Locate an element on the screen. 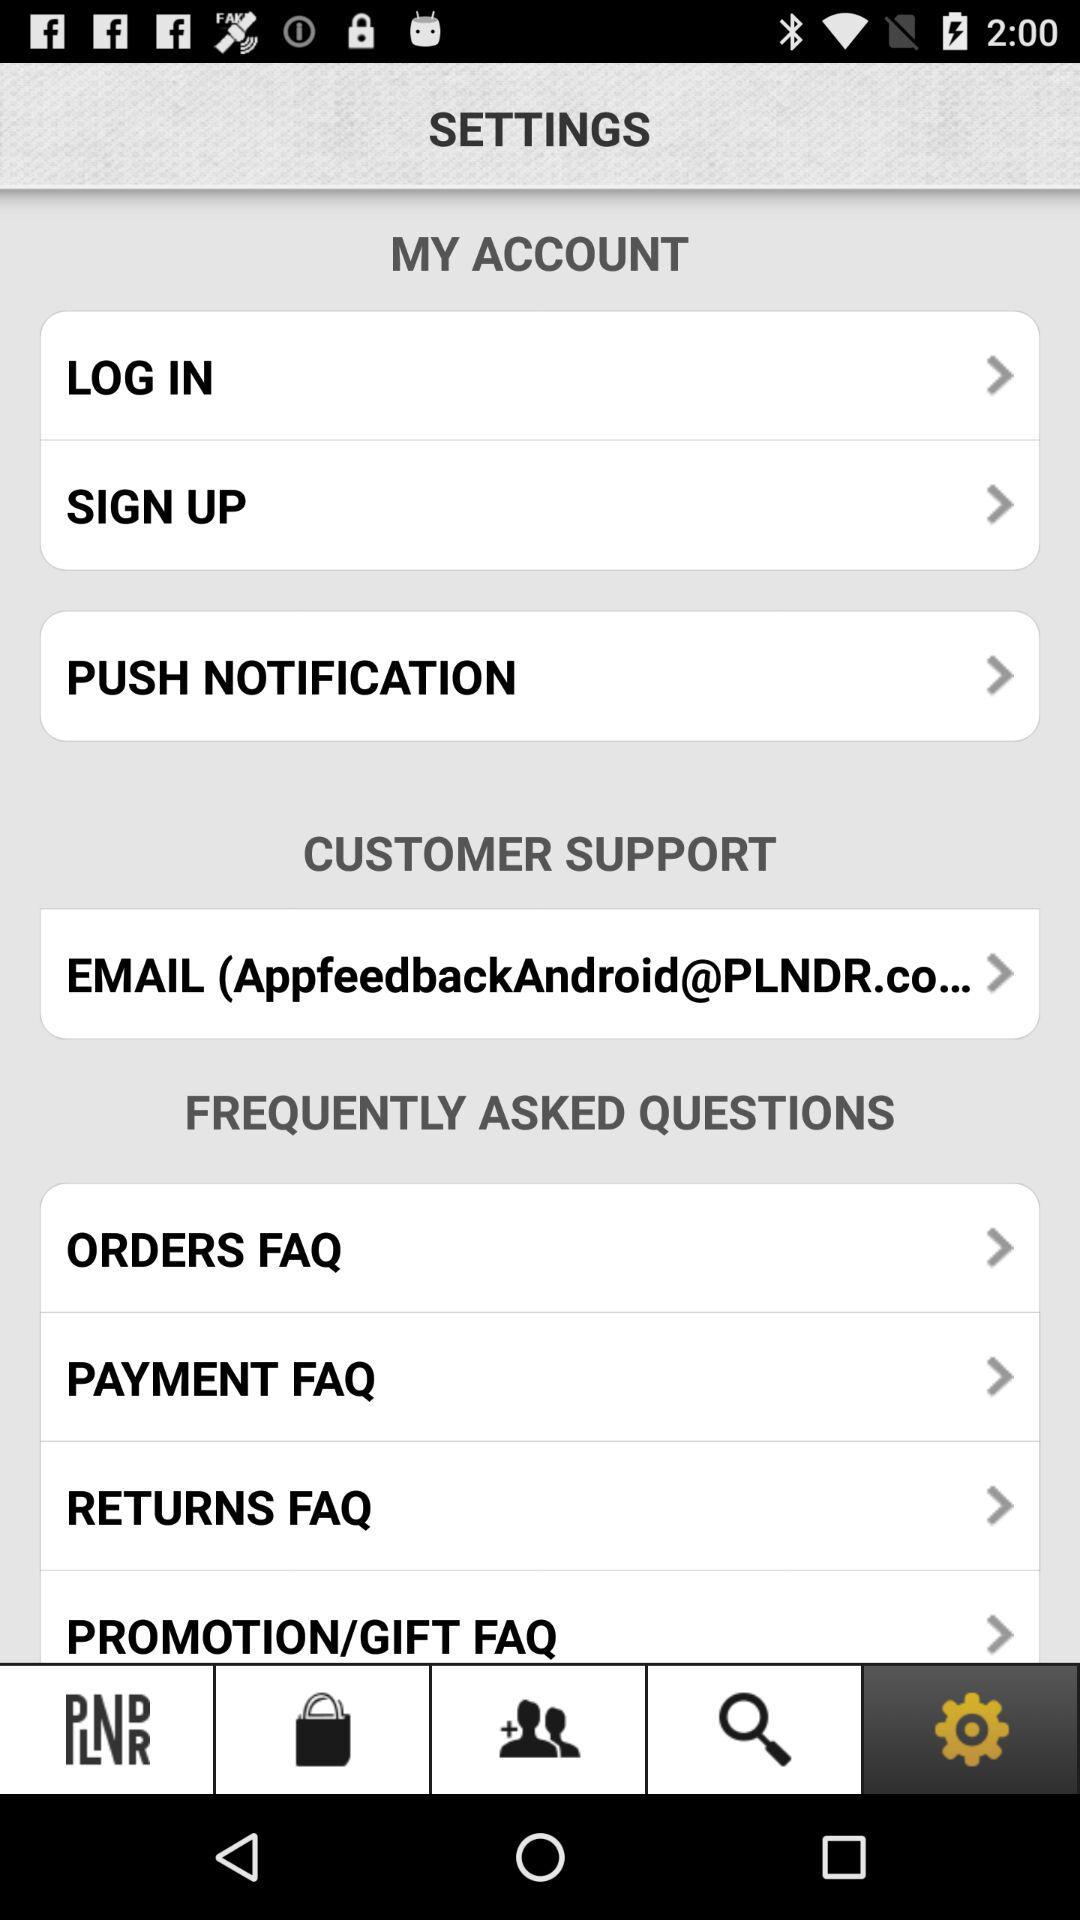 The image size is (1080, 1920). the app above the push notification app is located at coordinates (540, 505).